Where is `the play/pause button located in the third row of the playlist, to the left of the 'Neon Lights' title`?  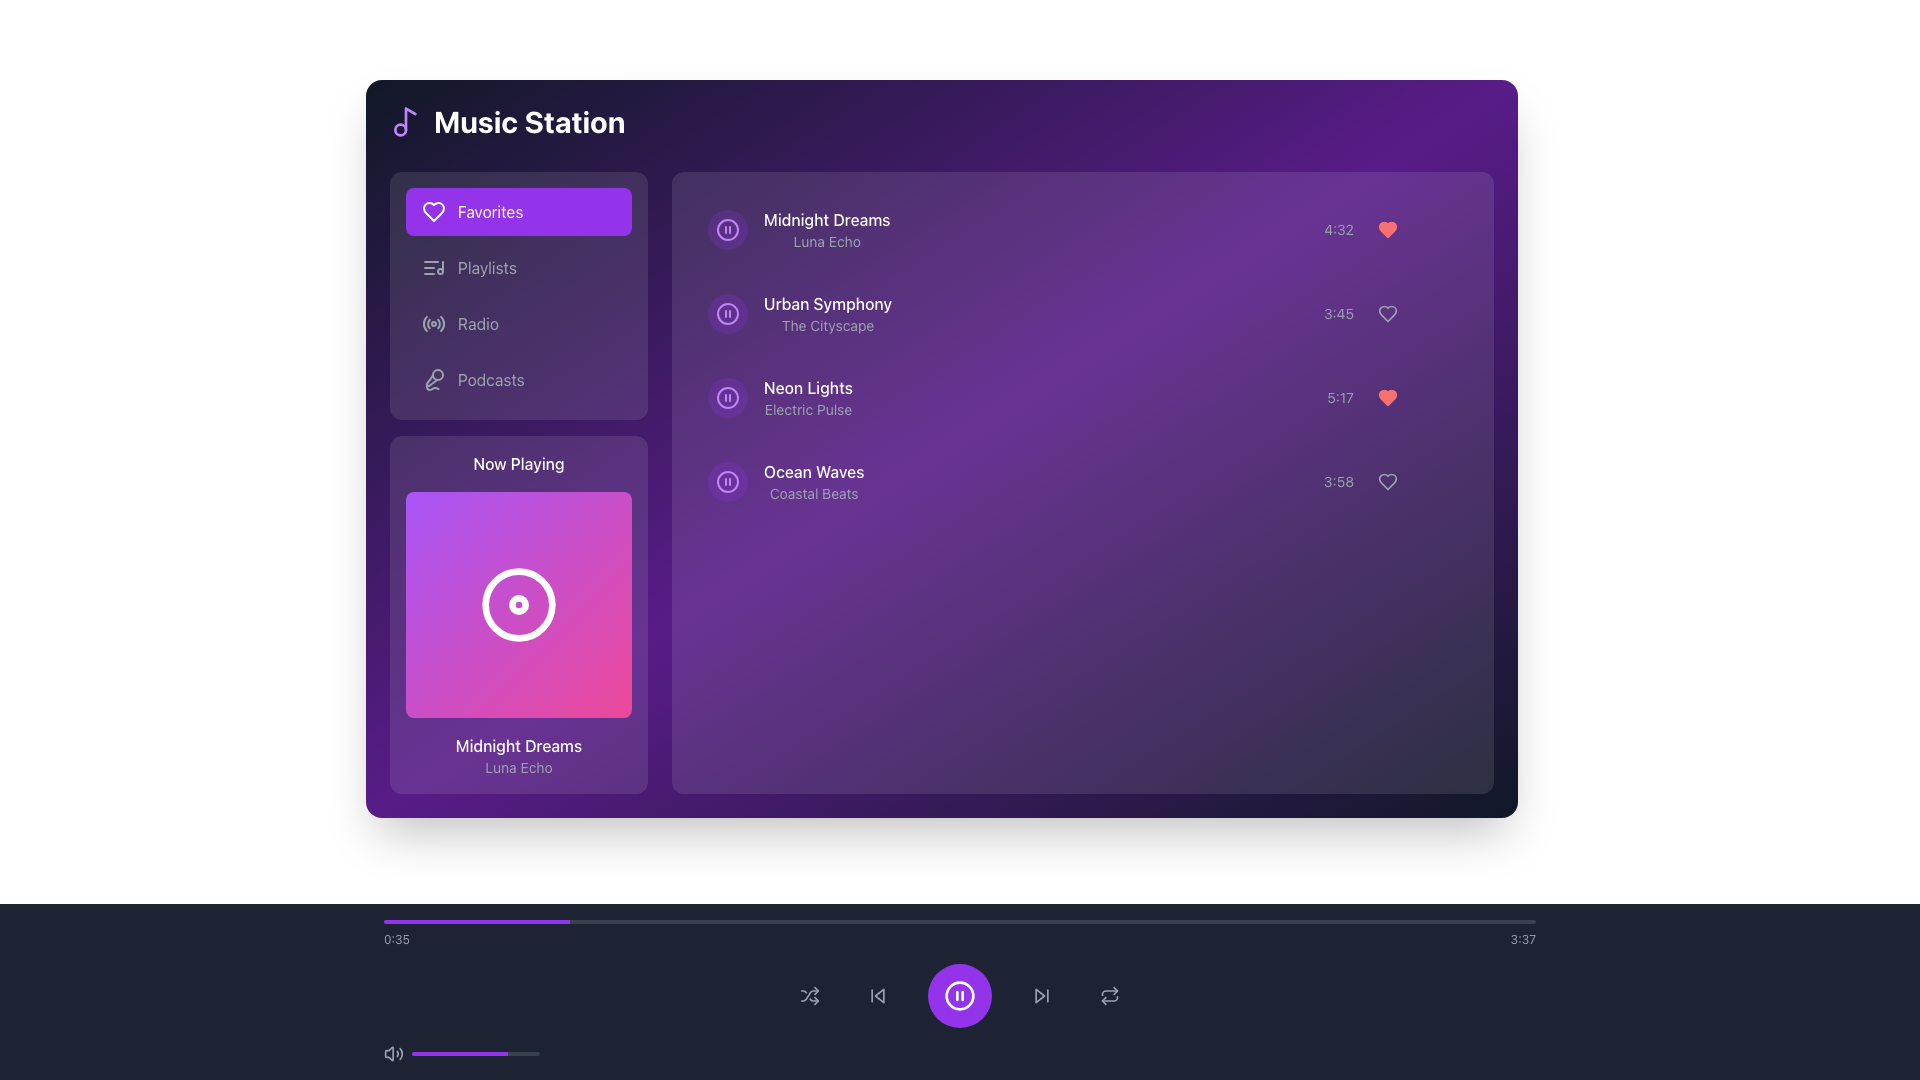
the play/pause button located in the third row of the playlist, to the left of the 'Neon Lights' title is located at coordinates (727, 397).